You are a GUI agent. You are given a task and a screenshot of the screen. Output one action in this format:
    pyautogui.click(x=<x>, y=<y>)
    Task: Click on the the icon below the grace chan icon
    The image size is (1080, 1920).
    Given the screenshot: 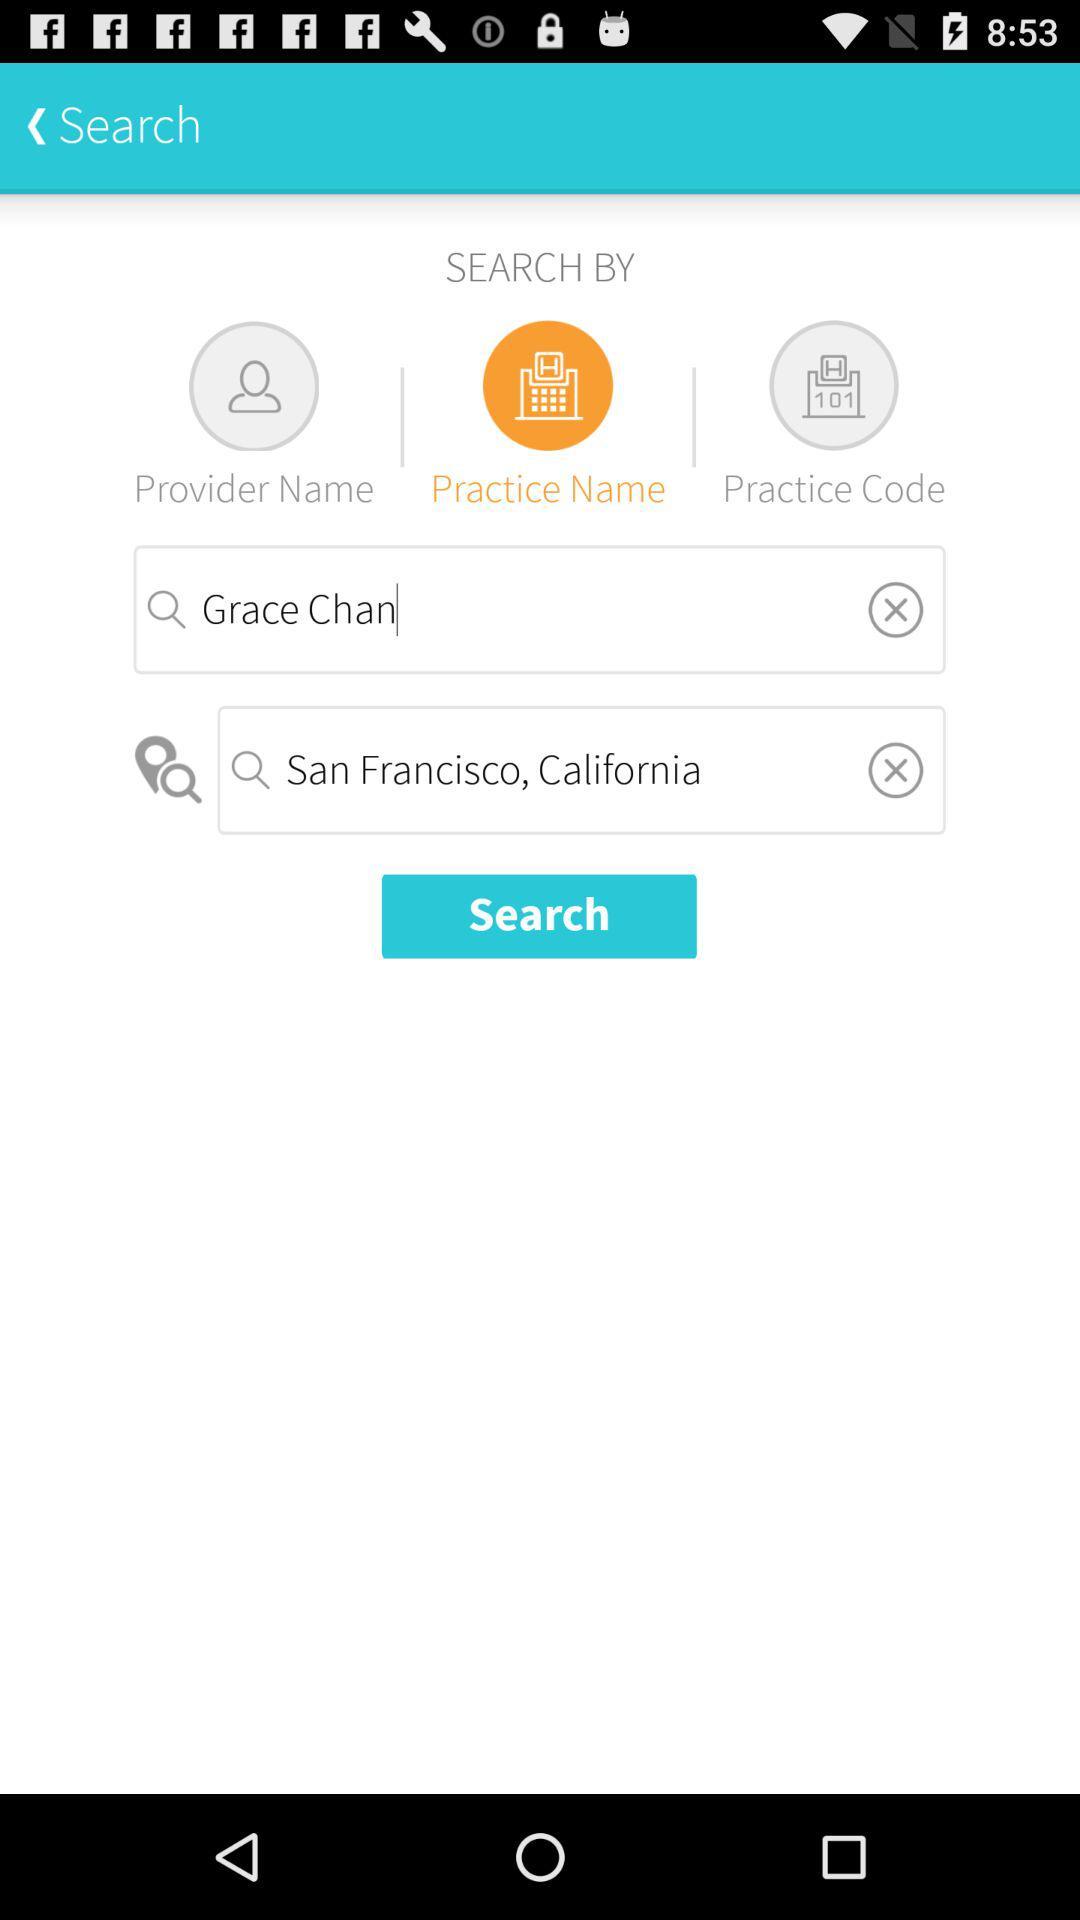 What is the action you would take?
    pyautogui.click(x=894, y=768)
    